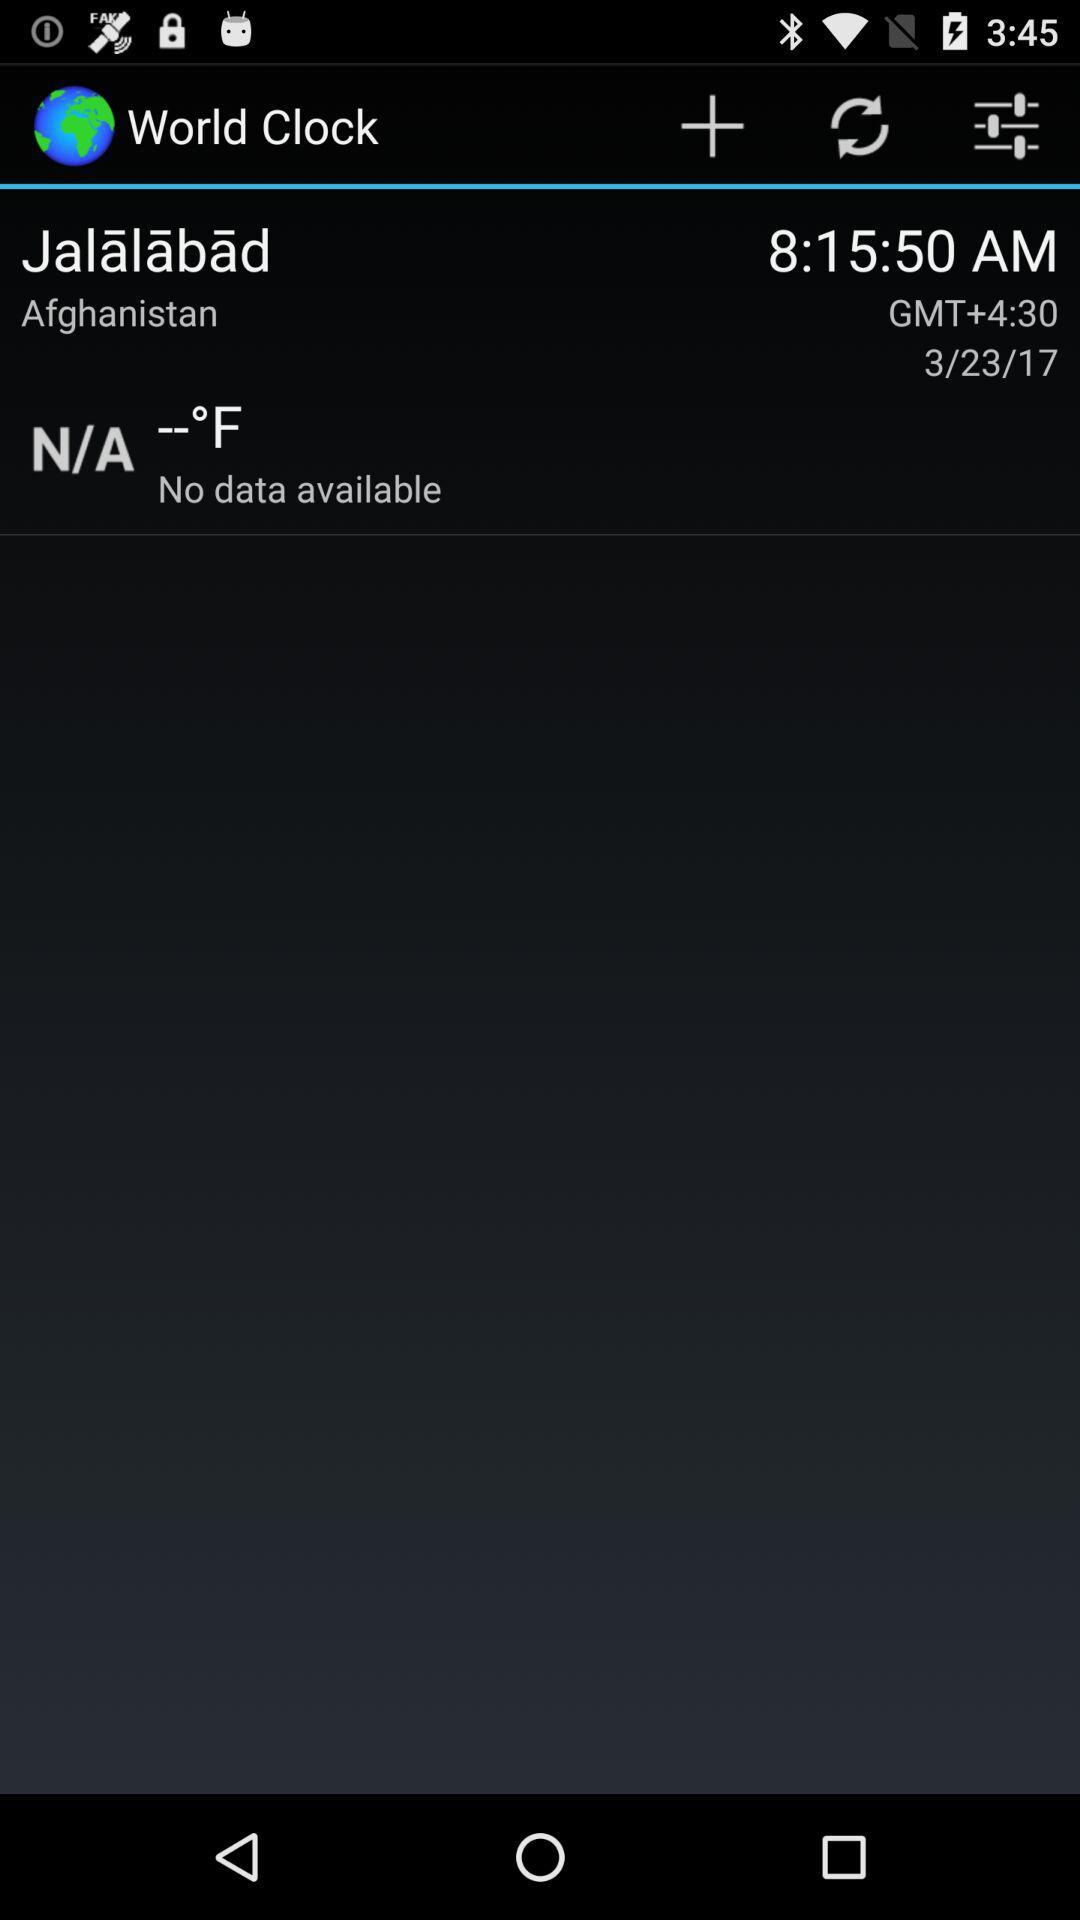 The width and height of the screenshot is (1080, 1920). Describe the element at coordinates (83, 448) in the screenshot. I see `the icon below afghanistan` at that location.